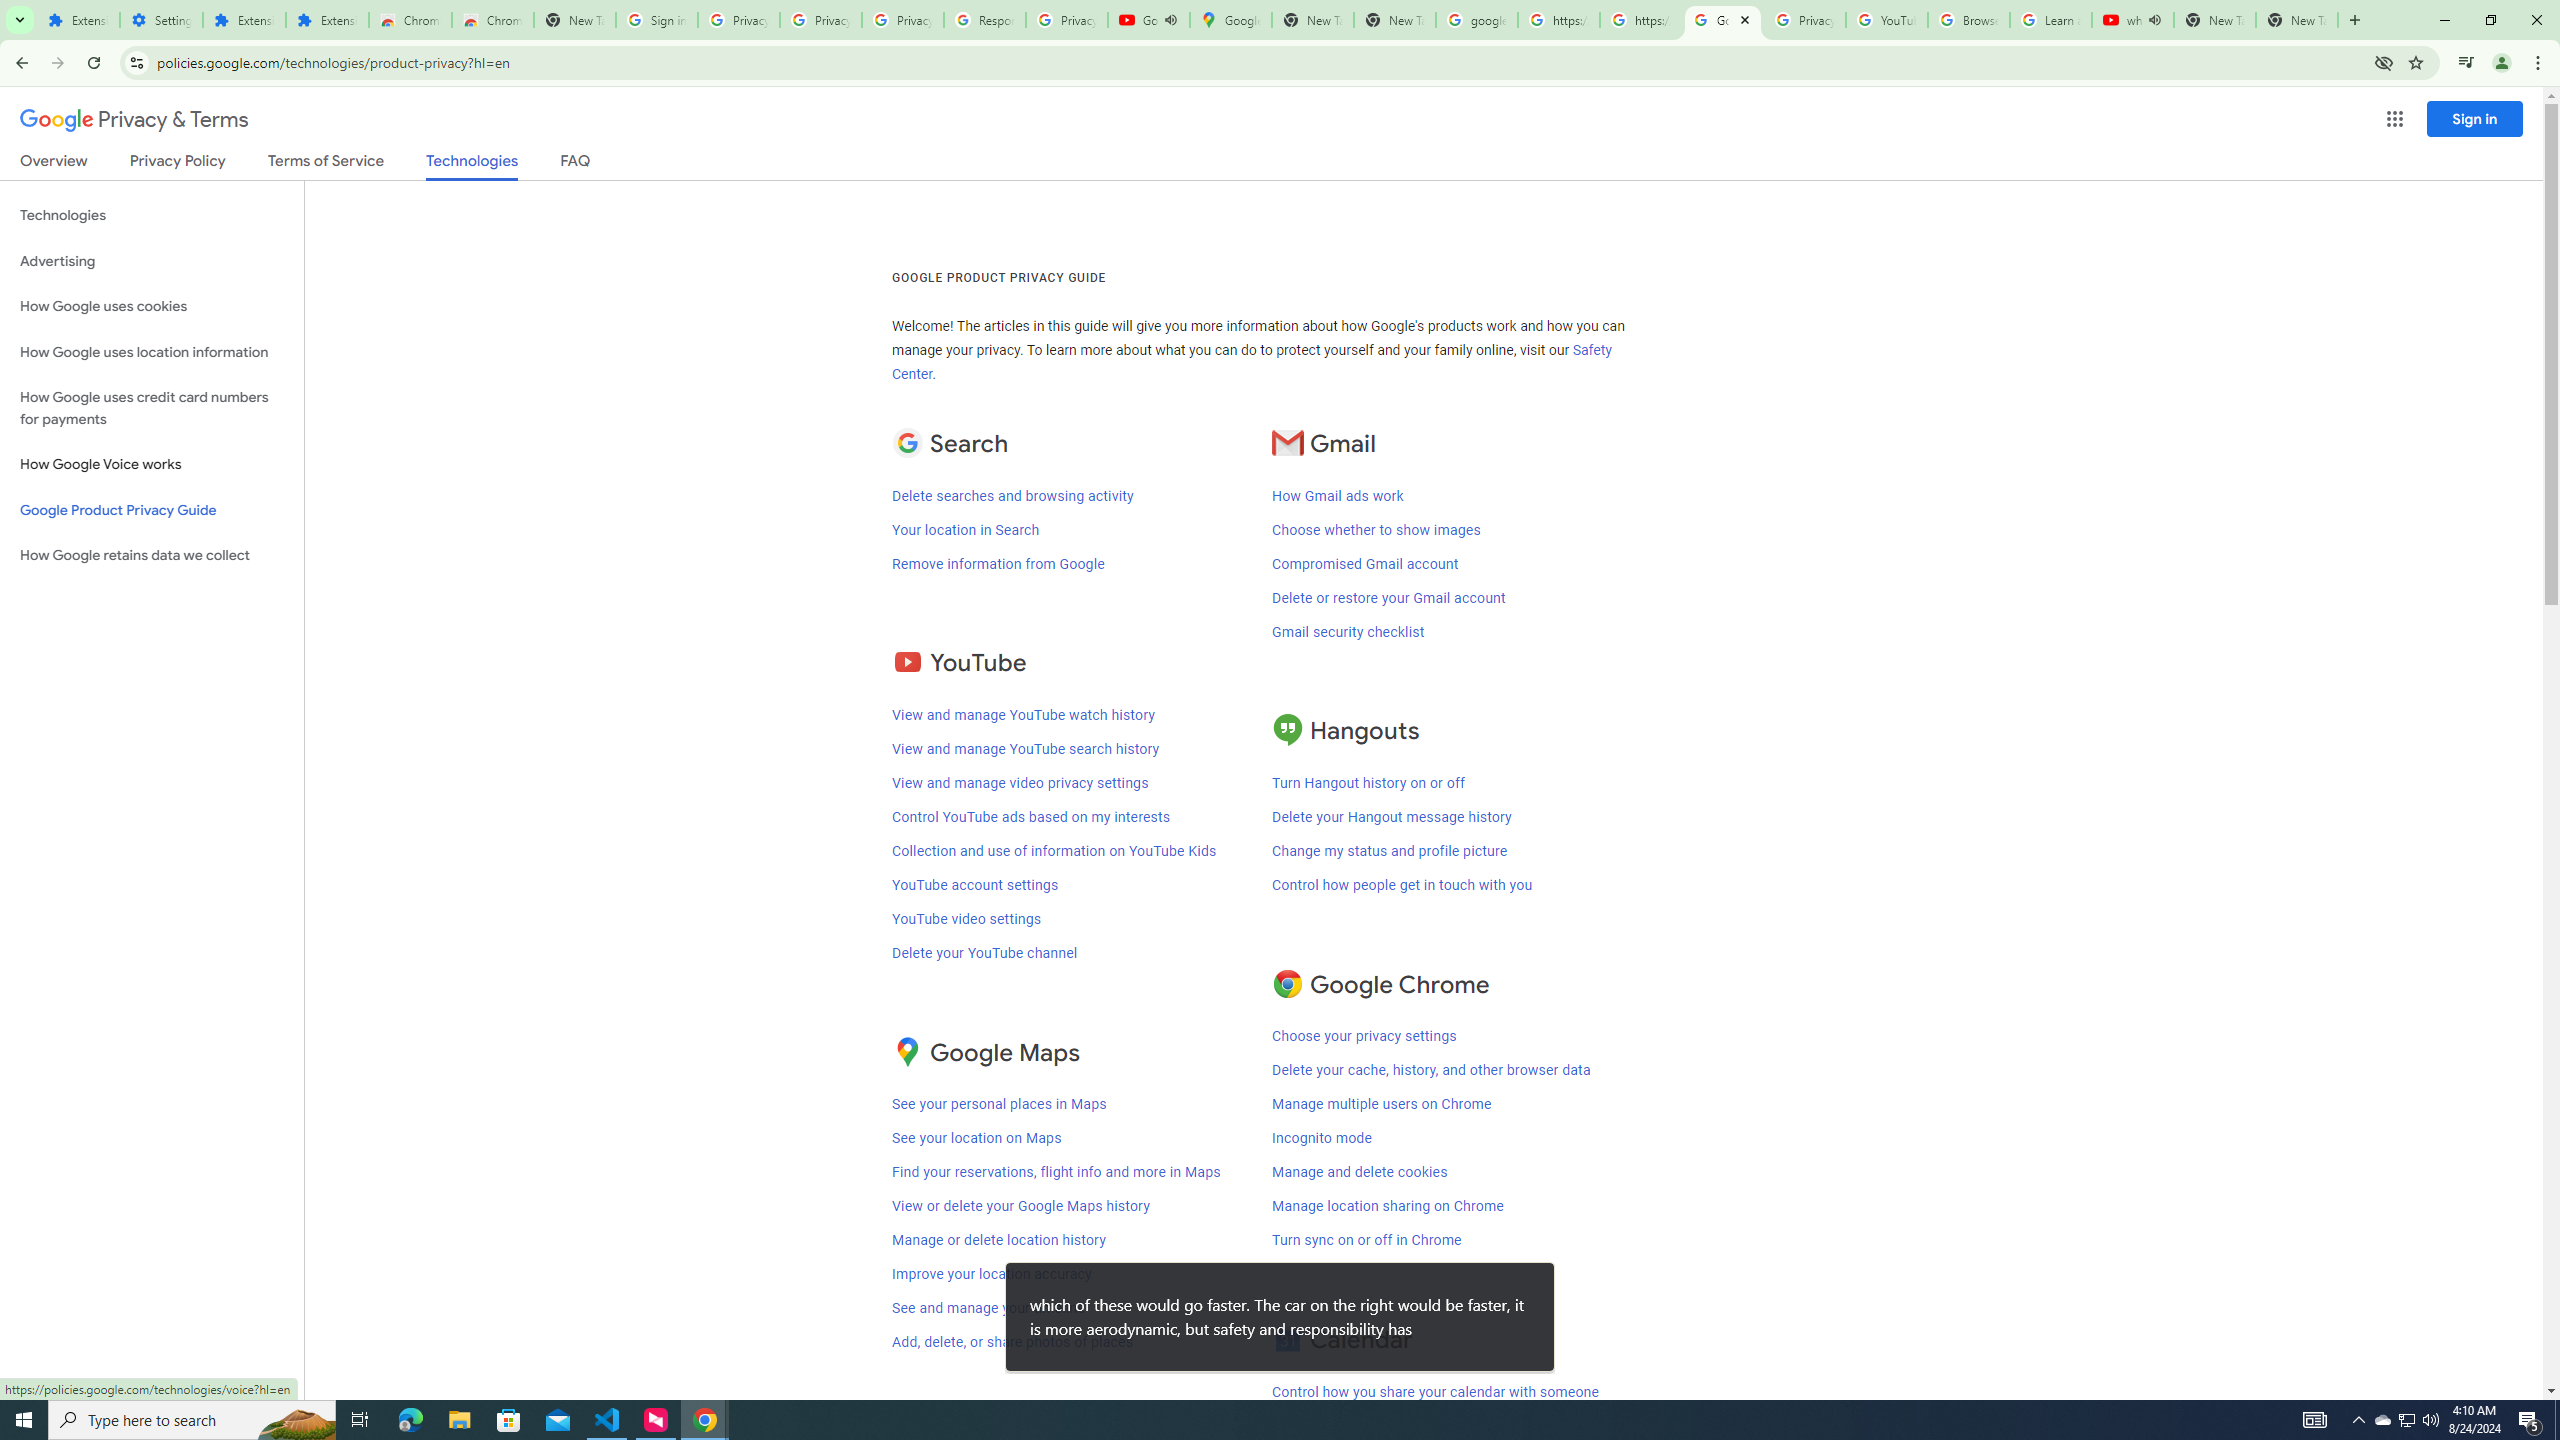  I want to click on 'Extensions', so click(77, 19).